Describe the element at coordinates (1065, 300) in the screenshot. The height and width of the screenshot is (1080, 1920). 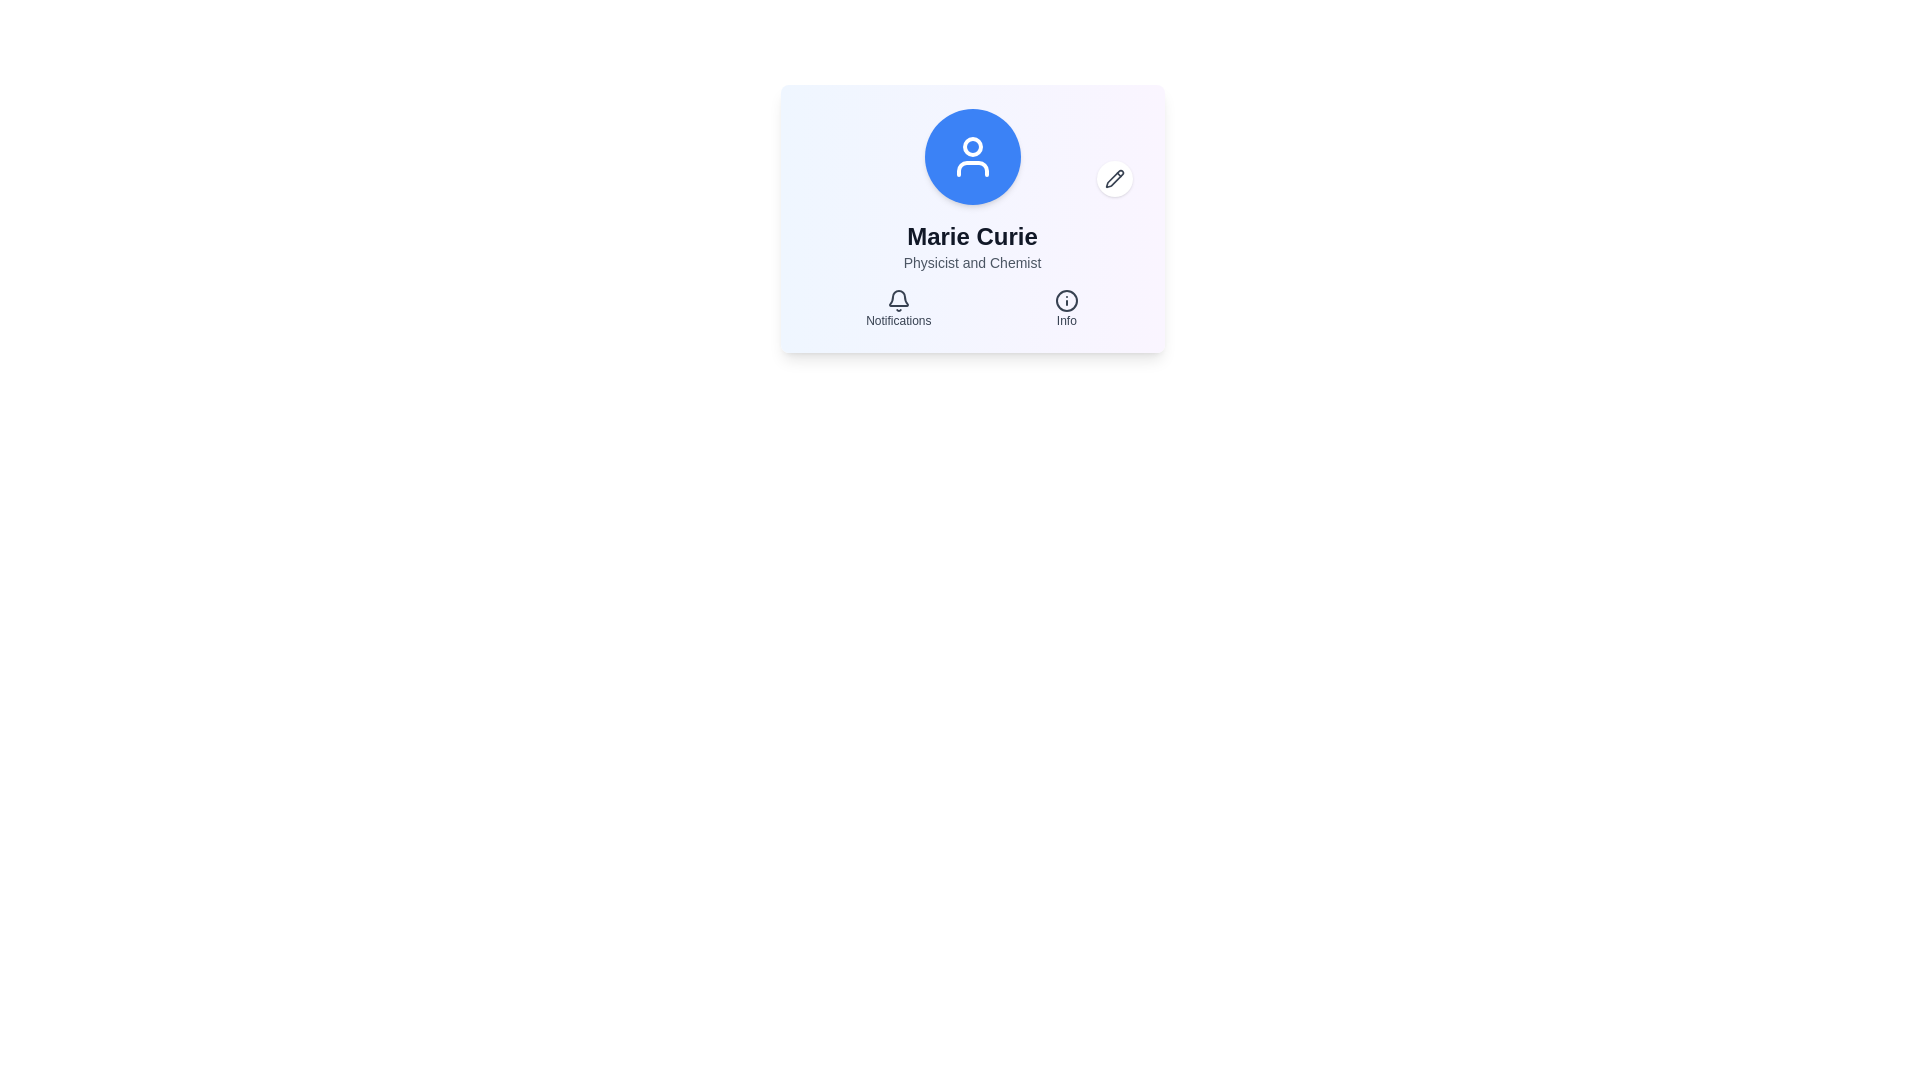
I see `the informational icon located at the bottom-right of the card layout, next to the Notifications icon` at that location.